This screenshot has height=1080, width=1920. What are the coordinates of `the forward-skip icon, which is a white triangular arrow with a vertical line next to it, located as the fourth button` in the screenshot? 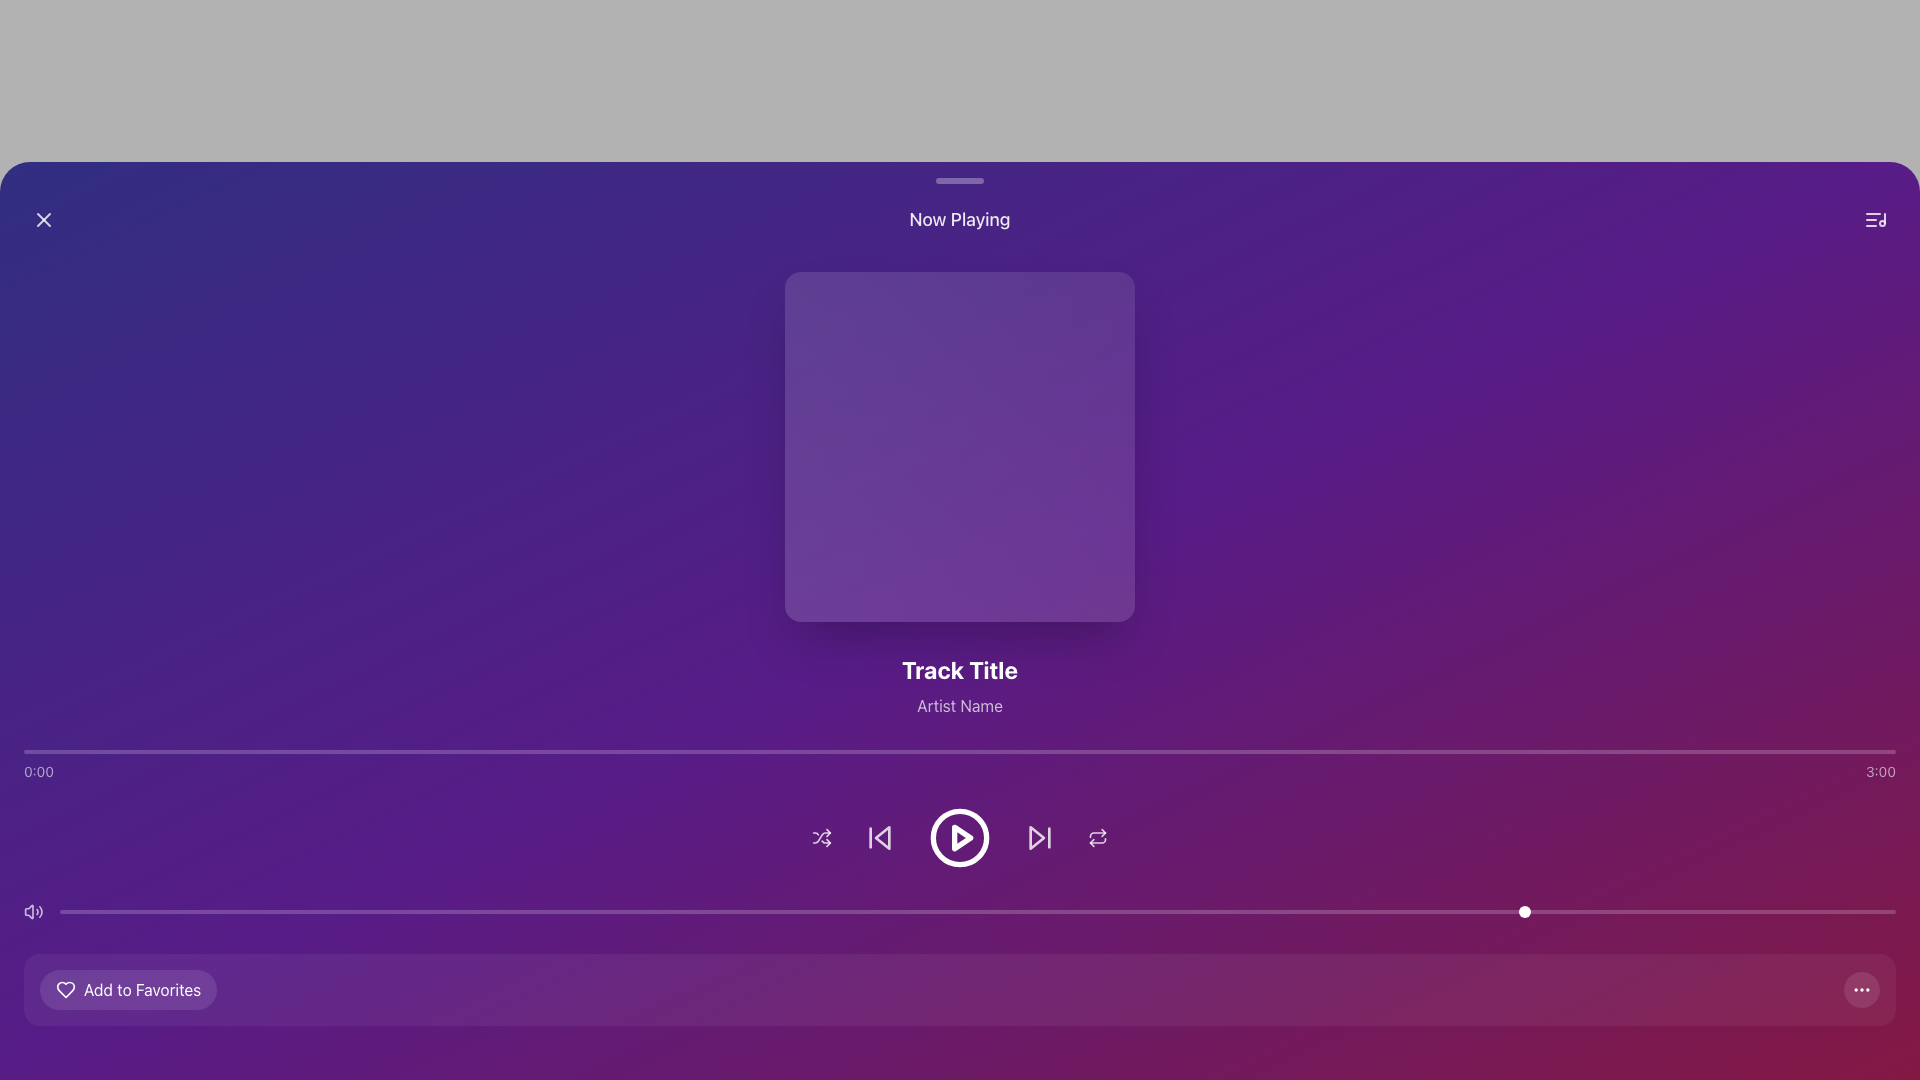 It's located at (1040, 837).